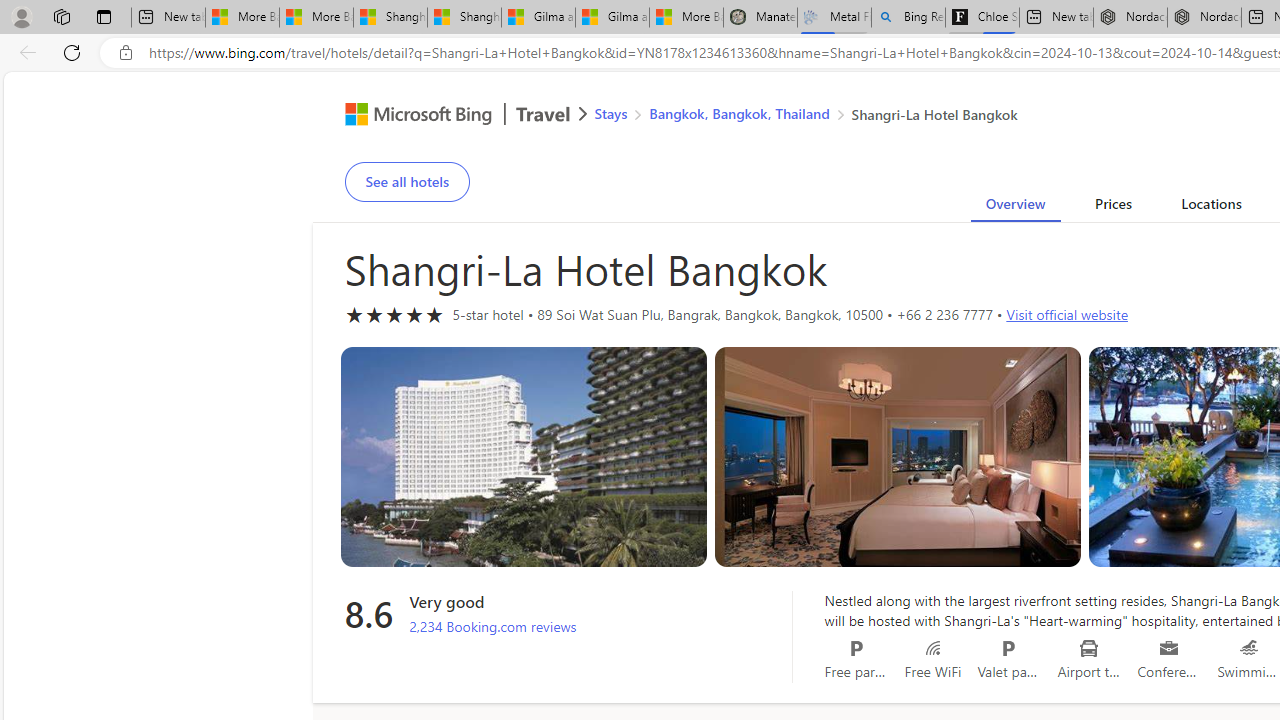  I want to click on 'Microsoft Bing Travel', so click(444, 117).